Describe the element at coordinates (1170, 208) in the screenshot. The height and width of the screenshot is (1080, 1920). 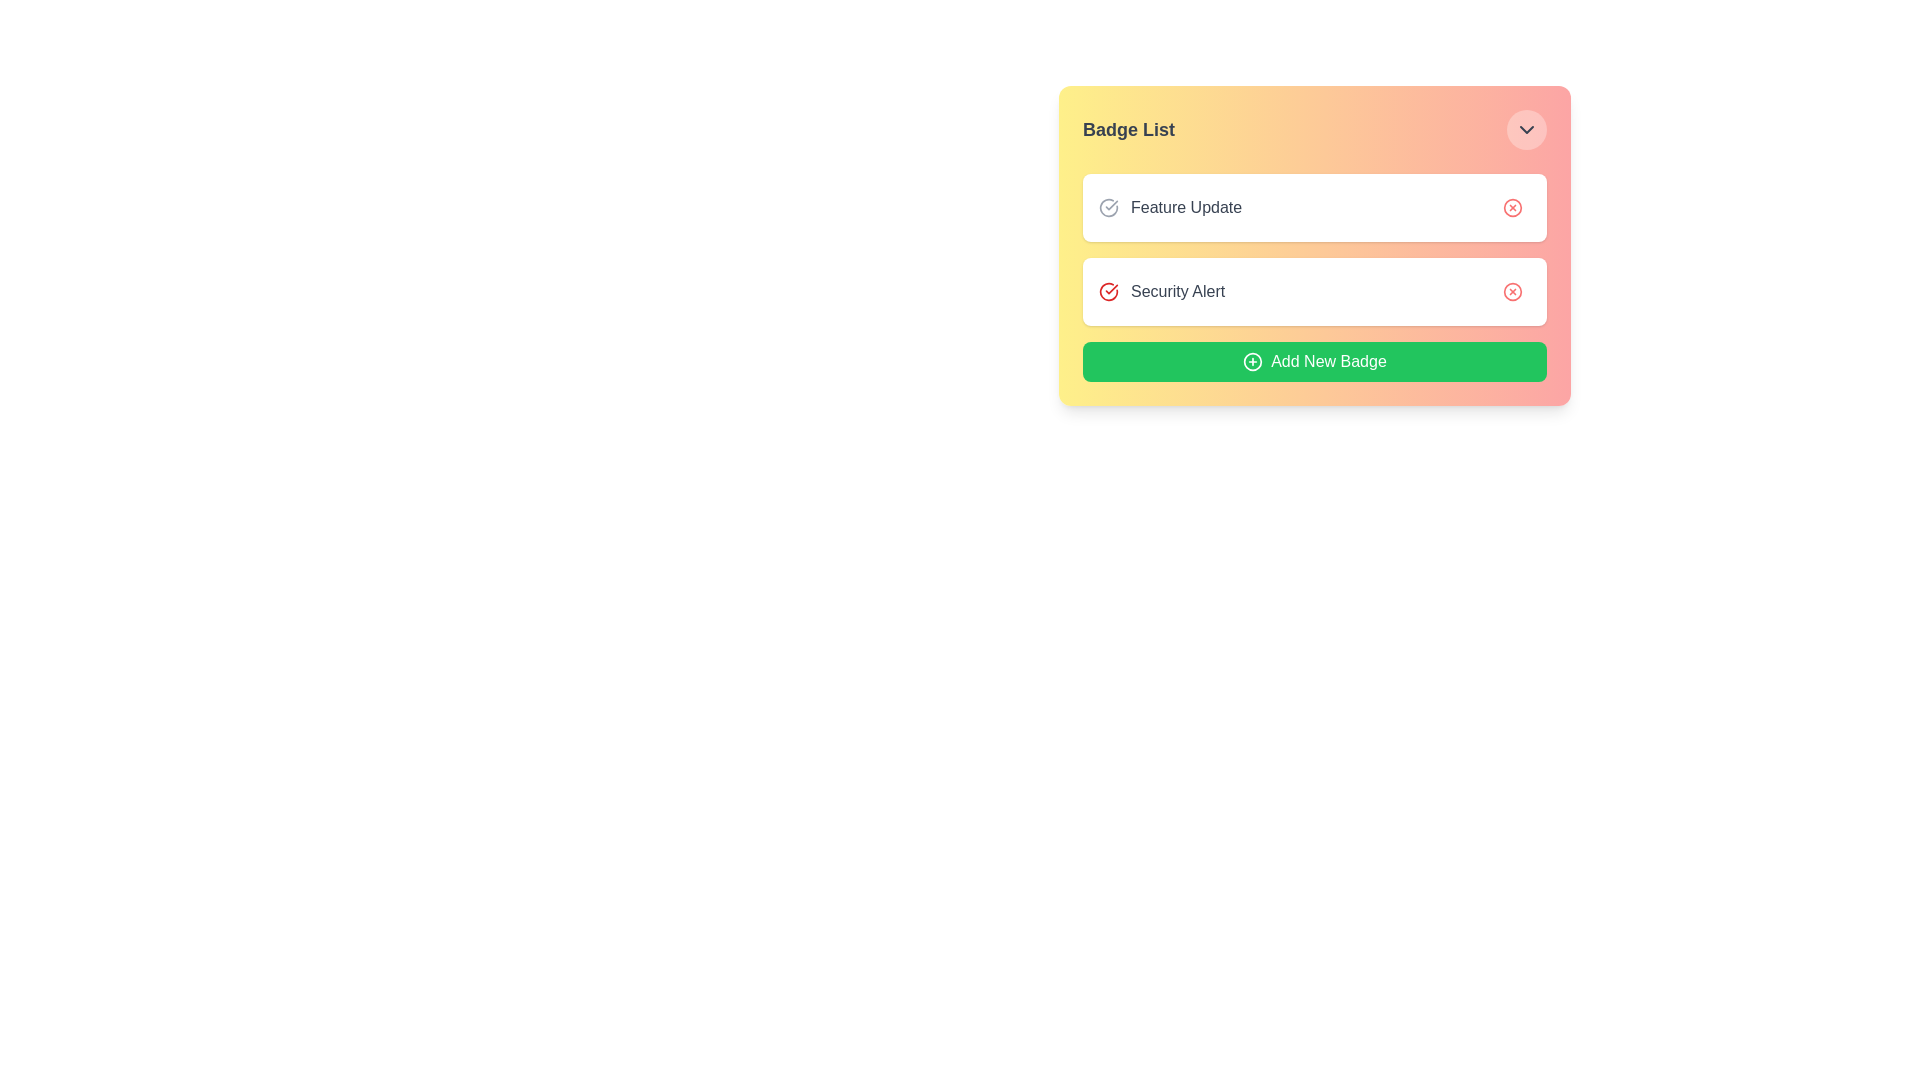
I see `the 'Feature Update' text of the first List Item element in the vertically stacked list for selection` at that location.